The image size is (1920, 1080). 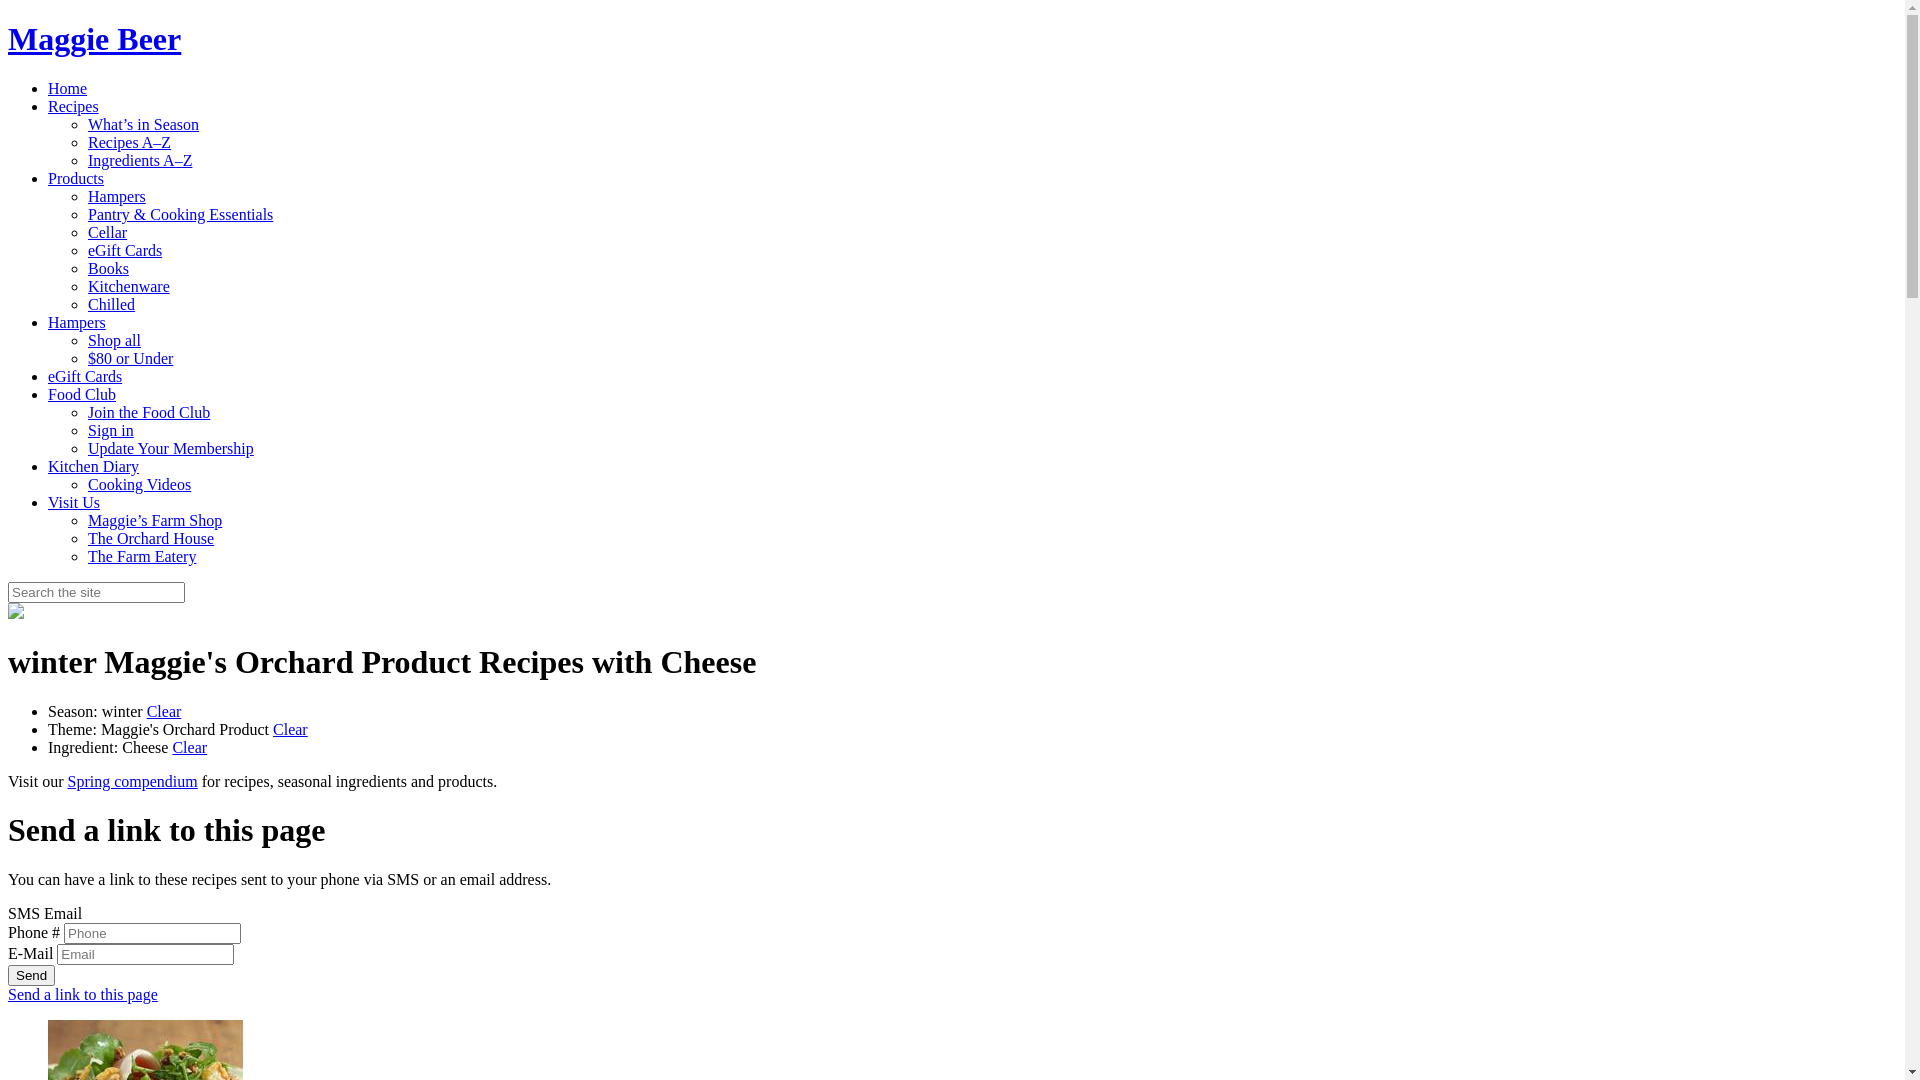 What do you see at coordinates (81, 994) in the screenshot?
I see `'Send a link to this page'` at bounding box center [81, 994].